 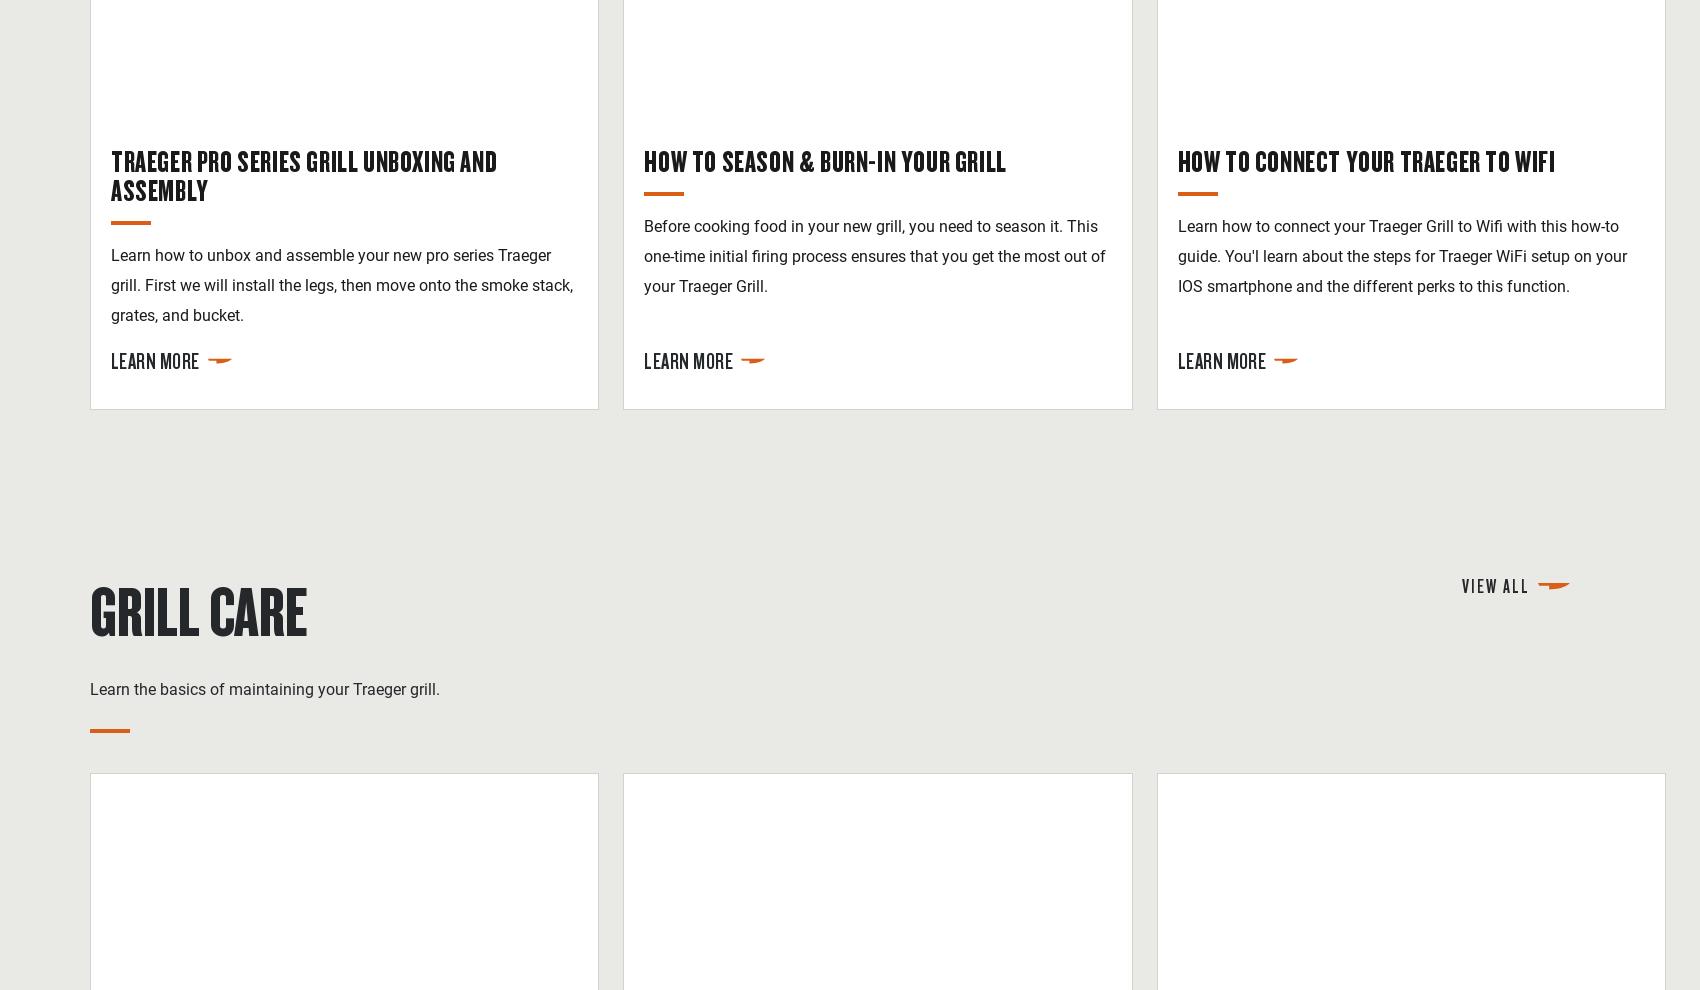 What do you see at coordinates (1461, 584) in the screenshot?
I see `'View All'` at bounding box center [1461, 584].